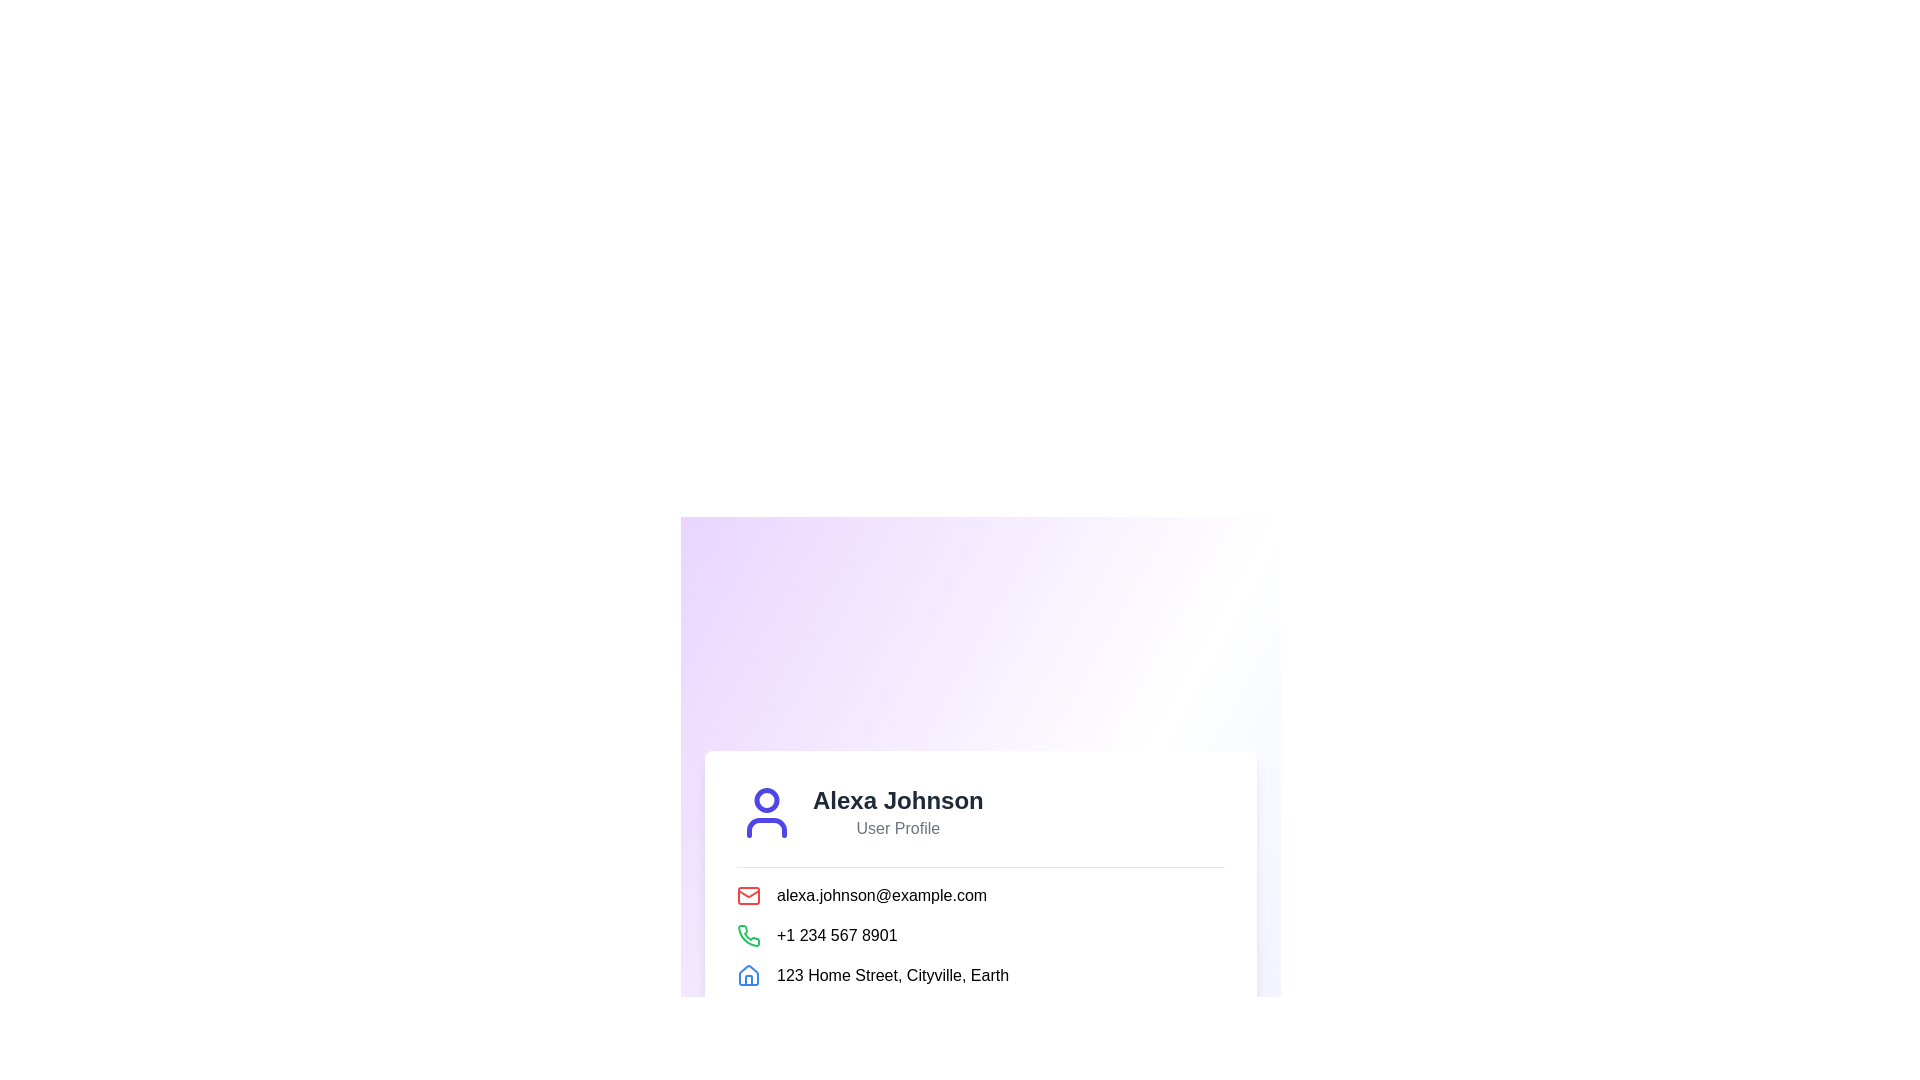 The height and width of the screenshot is (1080, 1920). I want to click on the Profile header section, which displays the user's profile image, name, and role, located at the upper portion of a card-like section with a white background, so click(980, 812).